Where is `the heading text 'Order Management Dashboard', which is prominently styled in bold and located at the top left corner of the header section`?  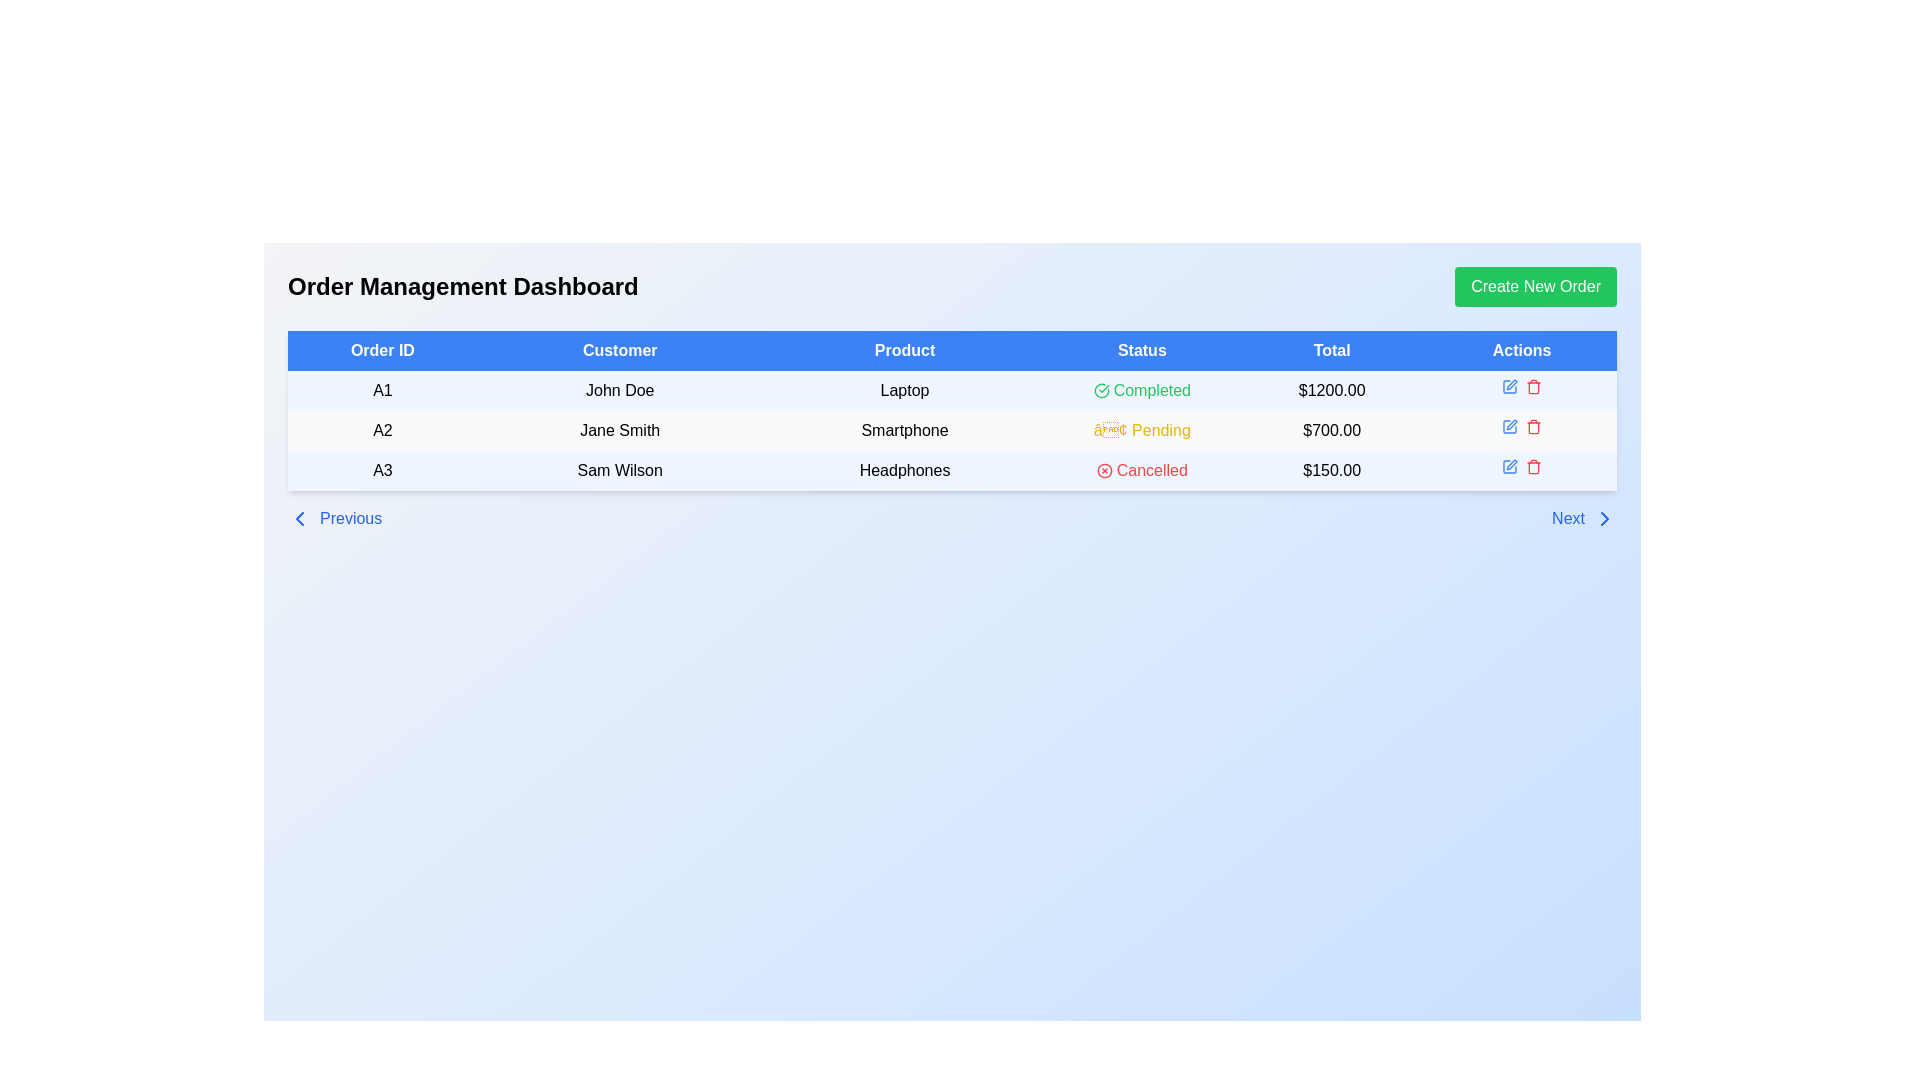
the heading text 'Order Management Dashboard', which is prominently styled in bold and located at the top left corner of the header section is located at coordinates (462, 286).